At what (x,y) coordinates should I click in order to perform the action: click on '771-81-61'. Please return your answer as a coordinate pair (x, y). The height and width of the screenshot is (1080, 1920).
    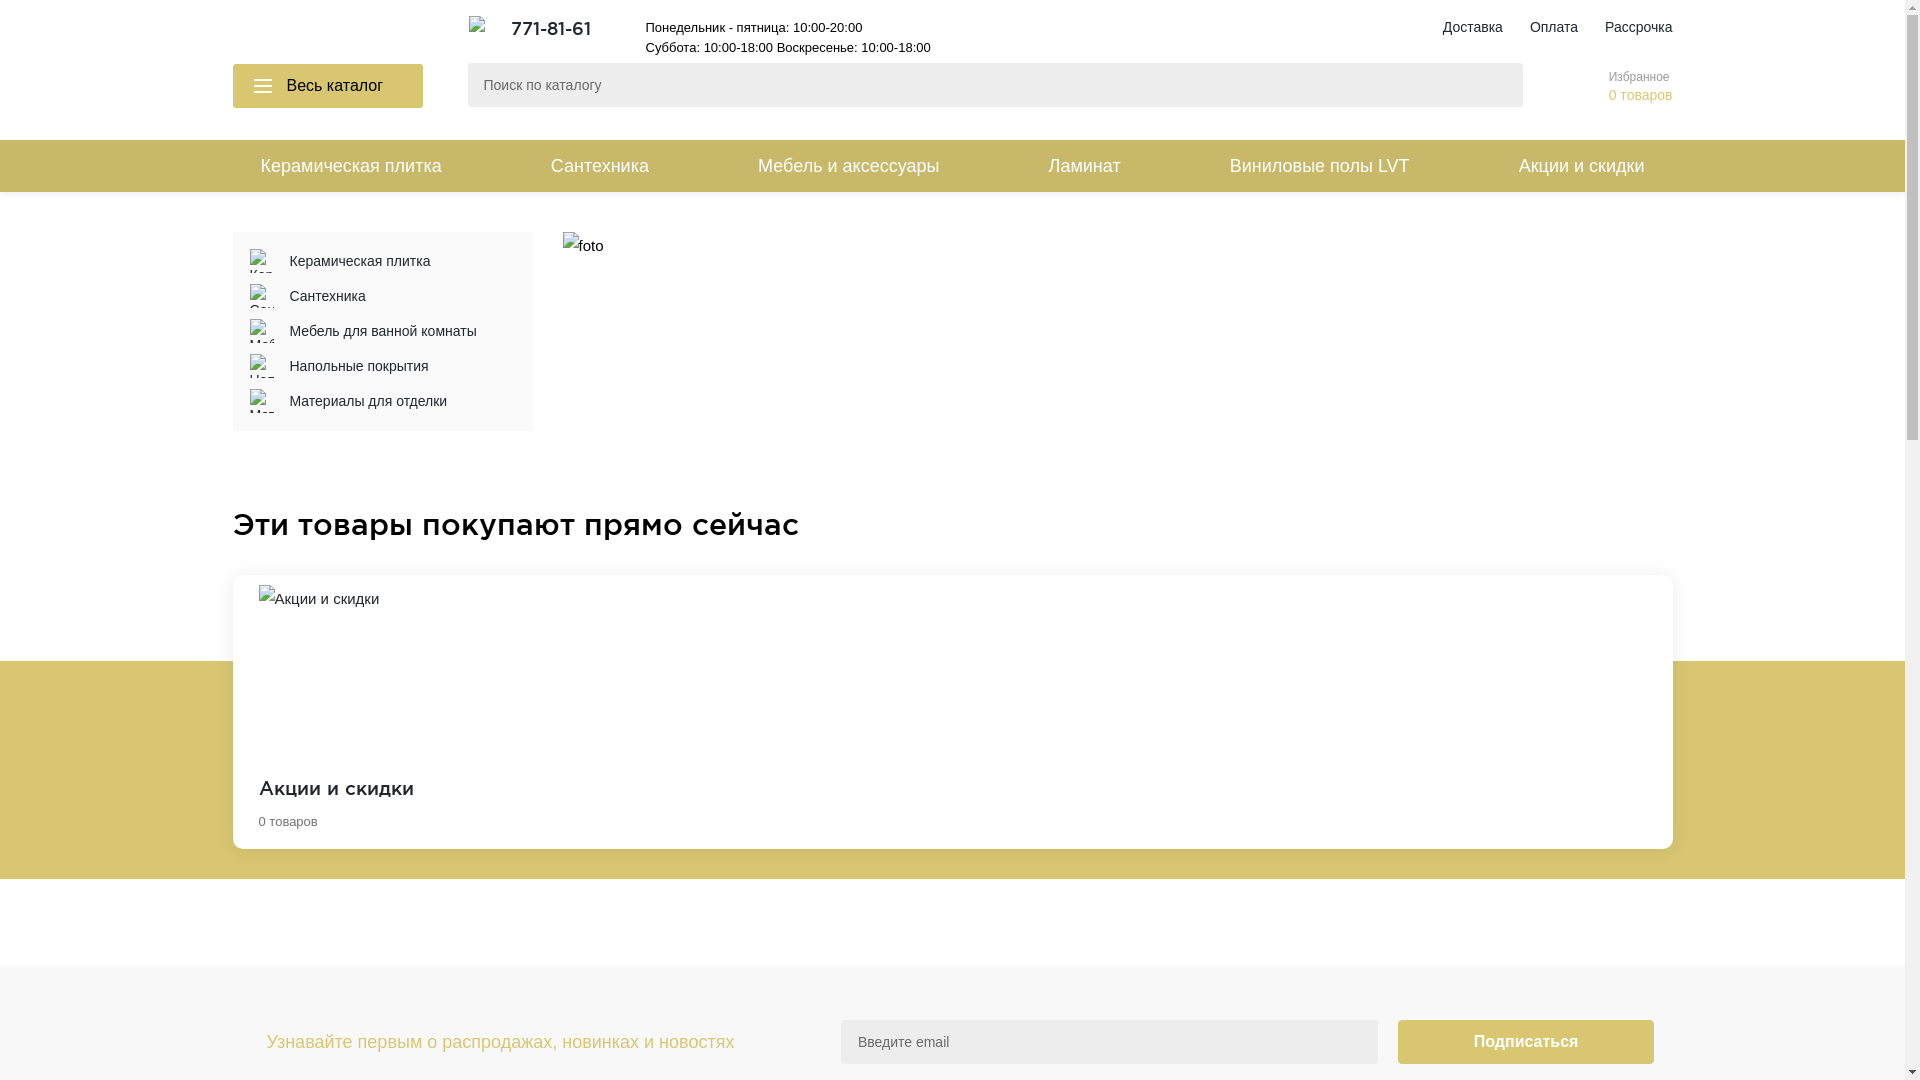
    Looking at the image, I should click on (509, 27).